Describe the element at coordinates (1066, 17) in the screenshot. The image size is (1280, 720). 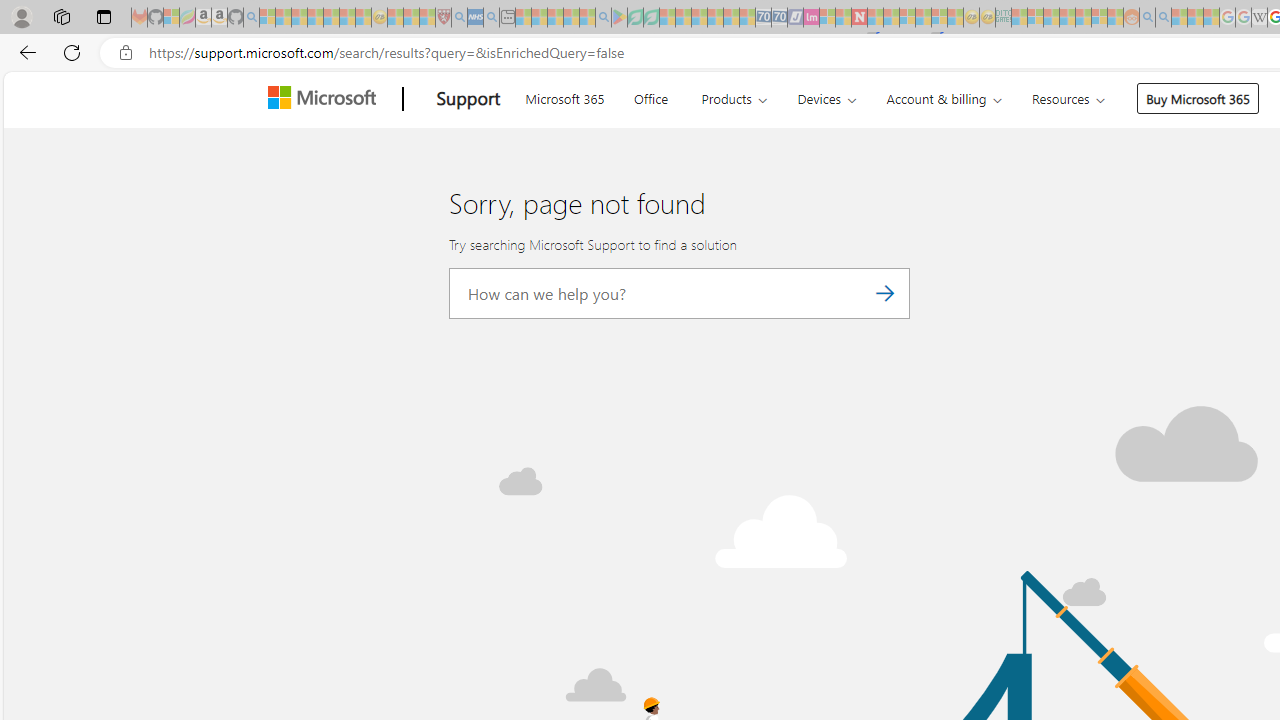
I see `'Expert Portfolios - Sleeping'` at that location.